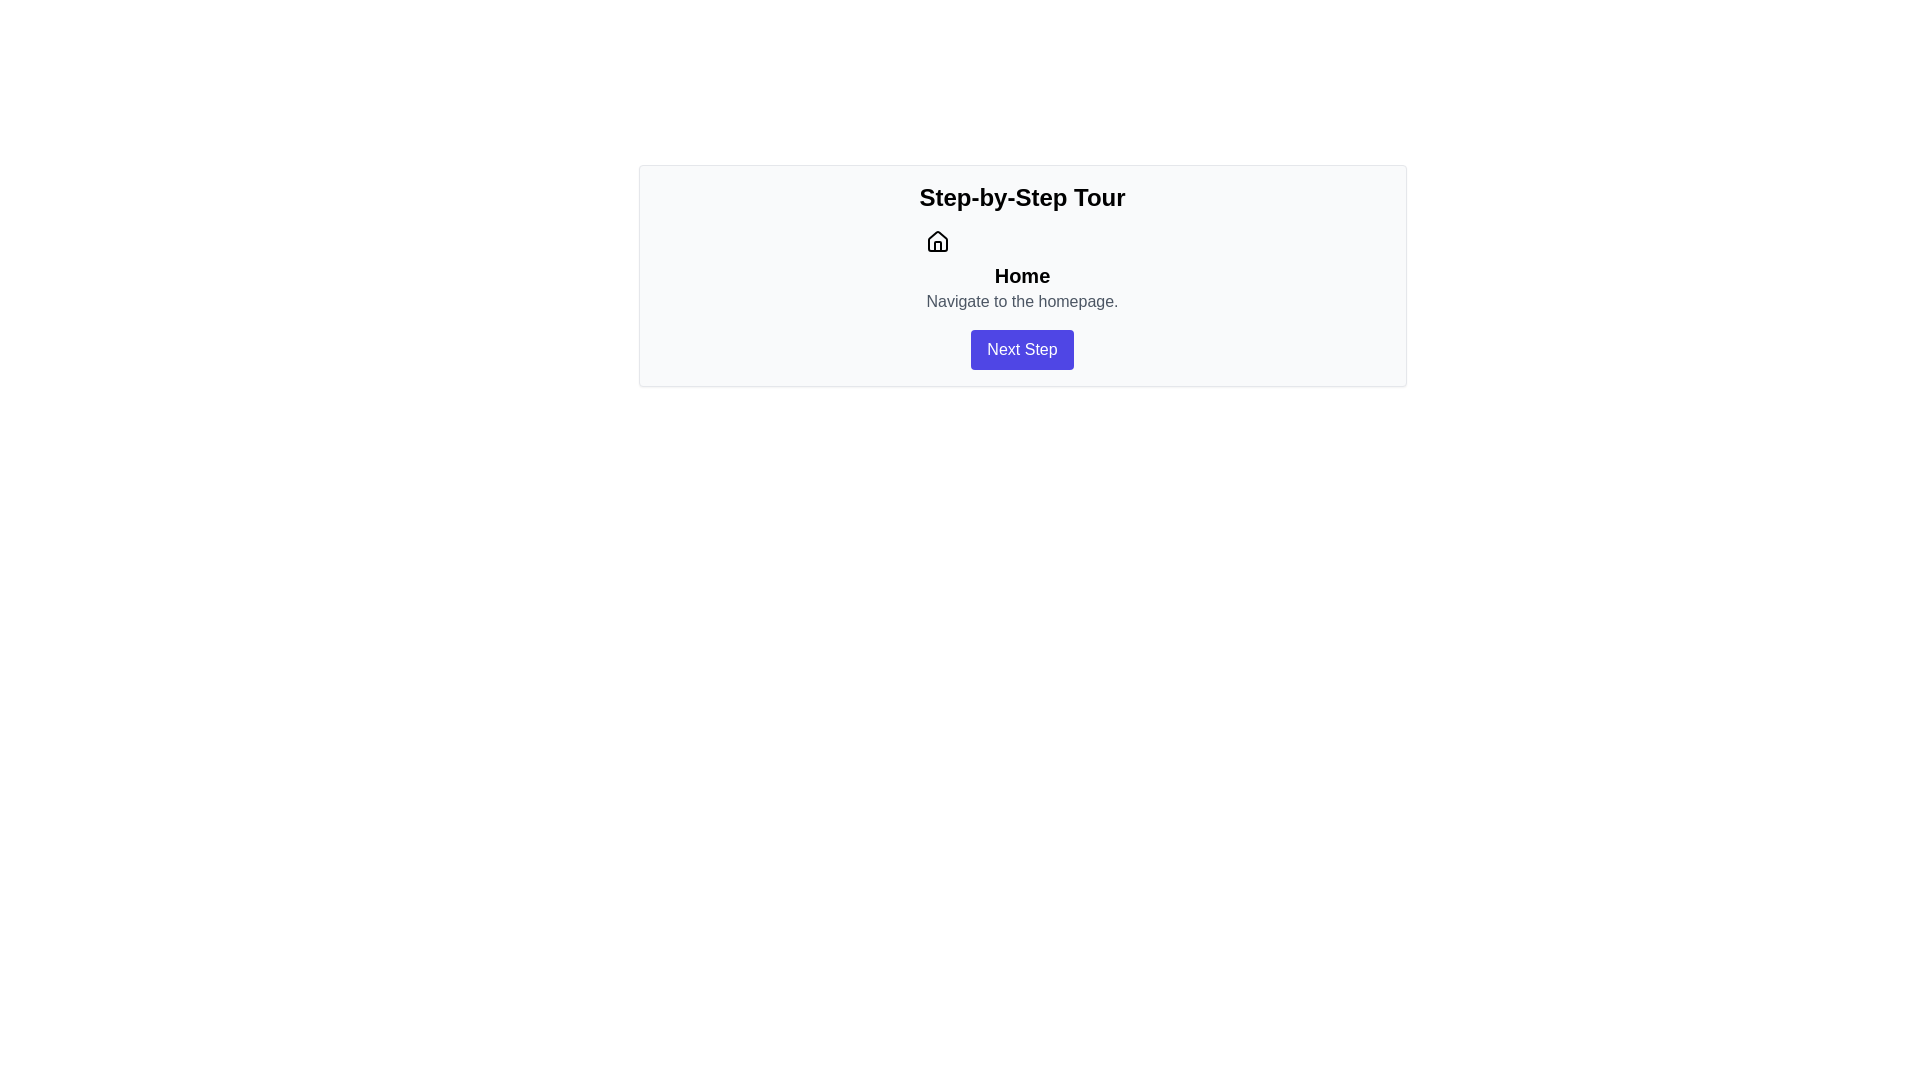 The image size is (1920, 1080). What do you see at coordinates (937, 241) in the screenshot?
I see `the homepage icon located at the top section of the card layout` at bounding box center [937, 241].